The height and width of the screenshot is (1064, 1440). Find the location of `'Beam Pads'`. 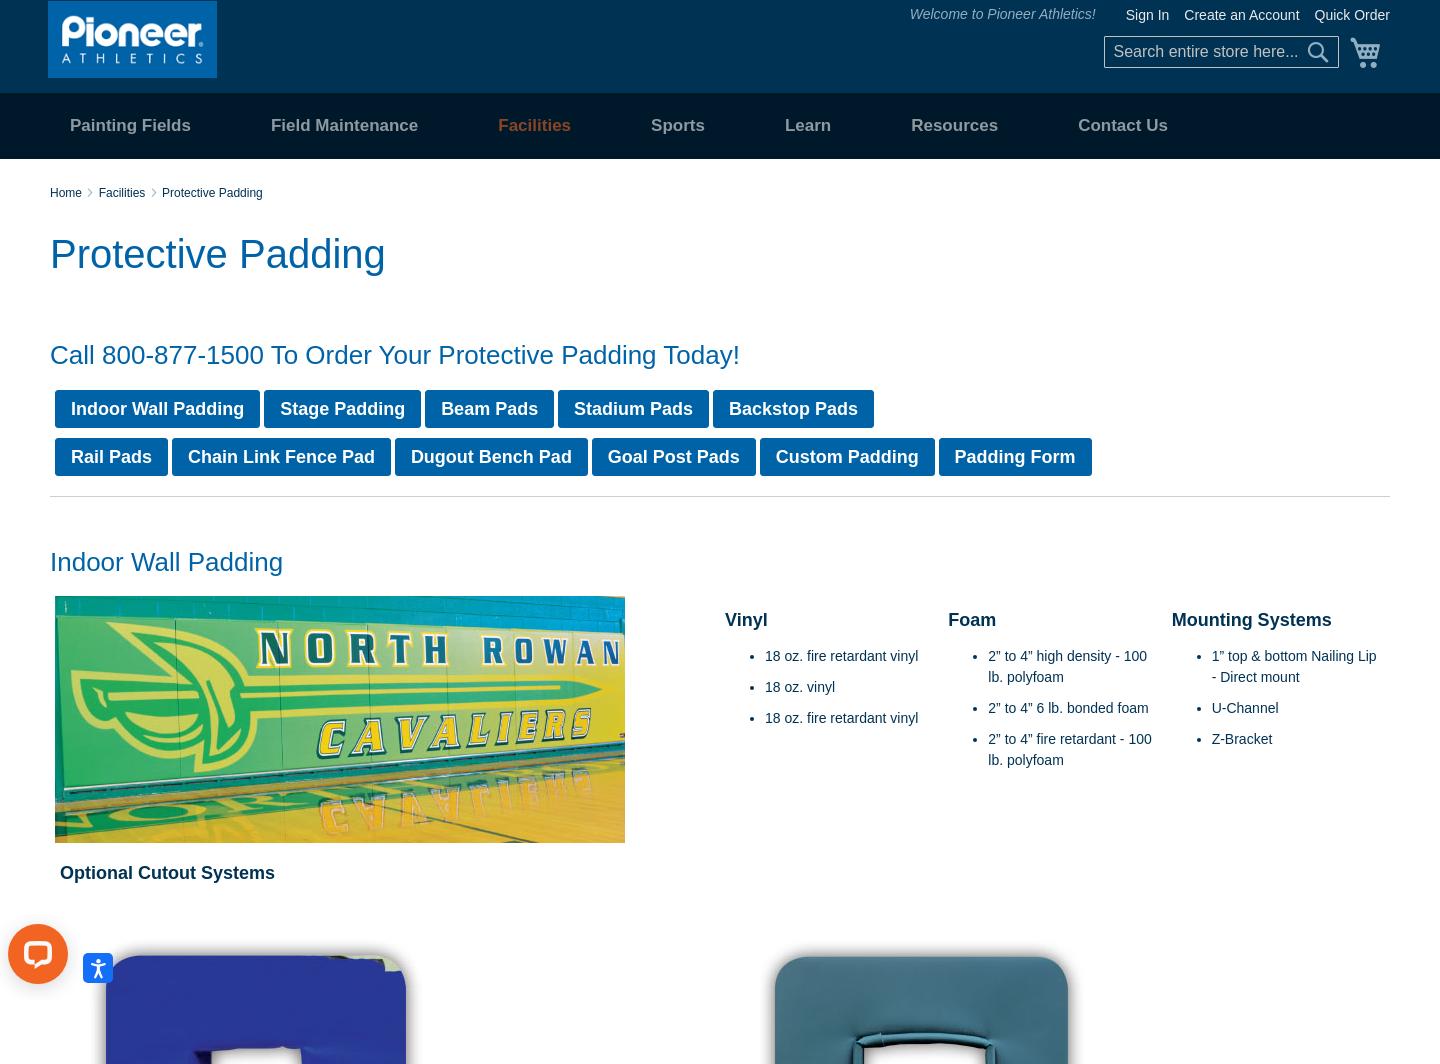

'Beam Pads' is located at coordinates (488, 408).